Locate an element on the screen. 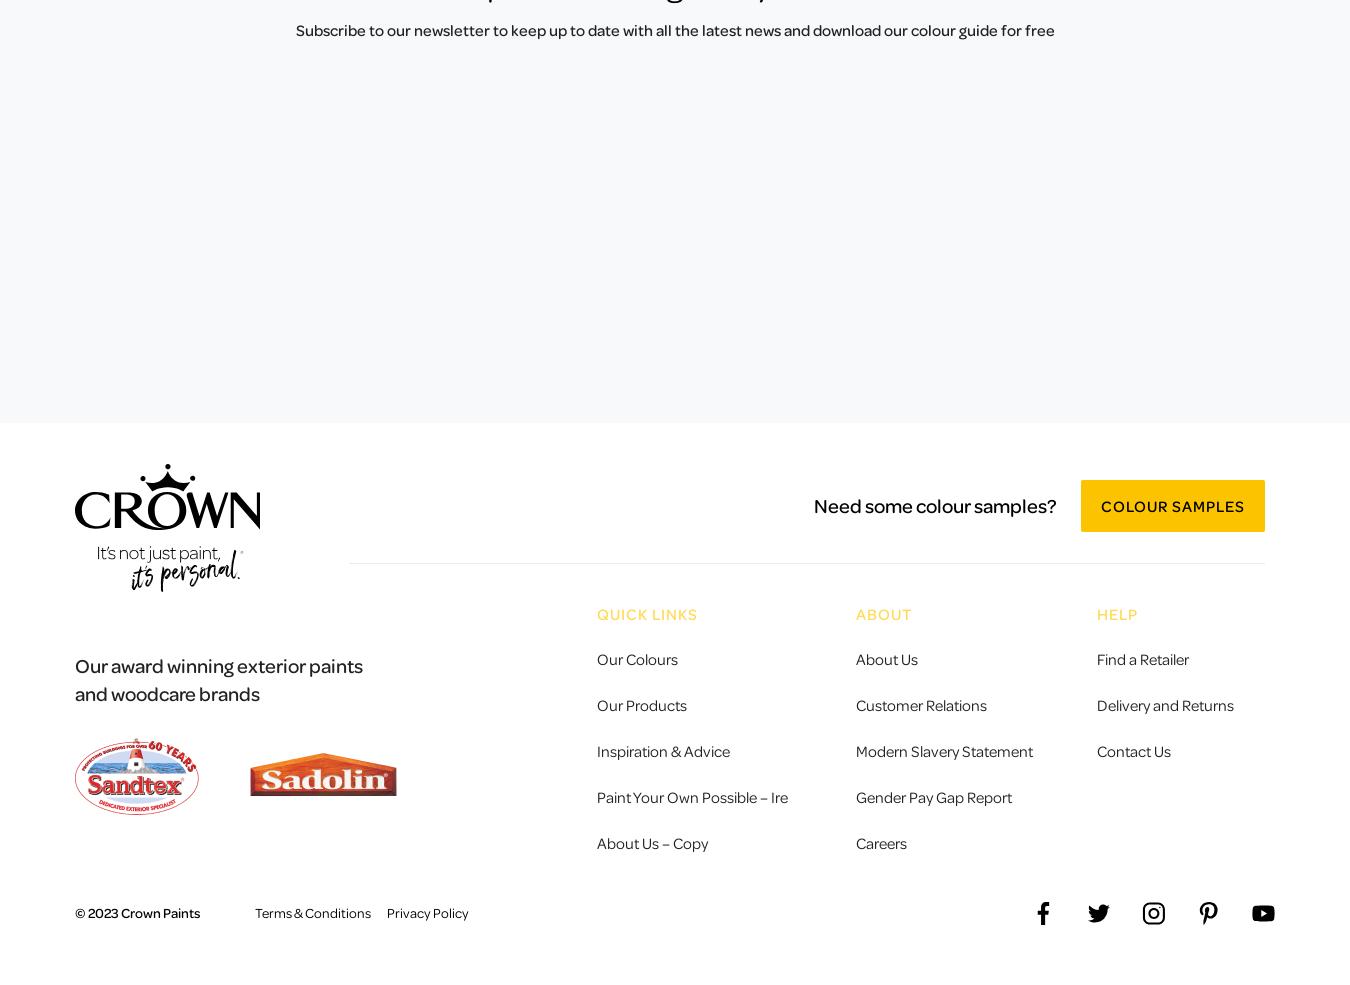 The image size is (1350, 985). 'Paint Your Own Possible – Ire' is located at coordinates (690, 794).